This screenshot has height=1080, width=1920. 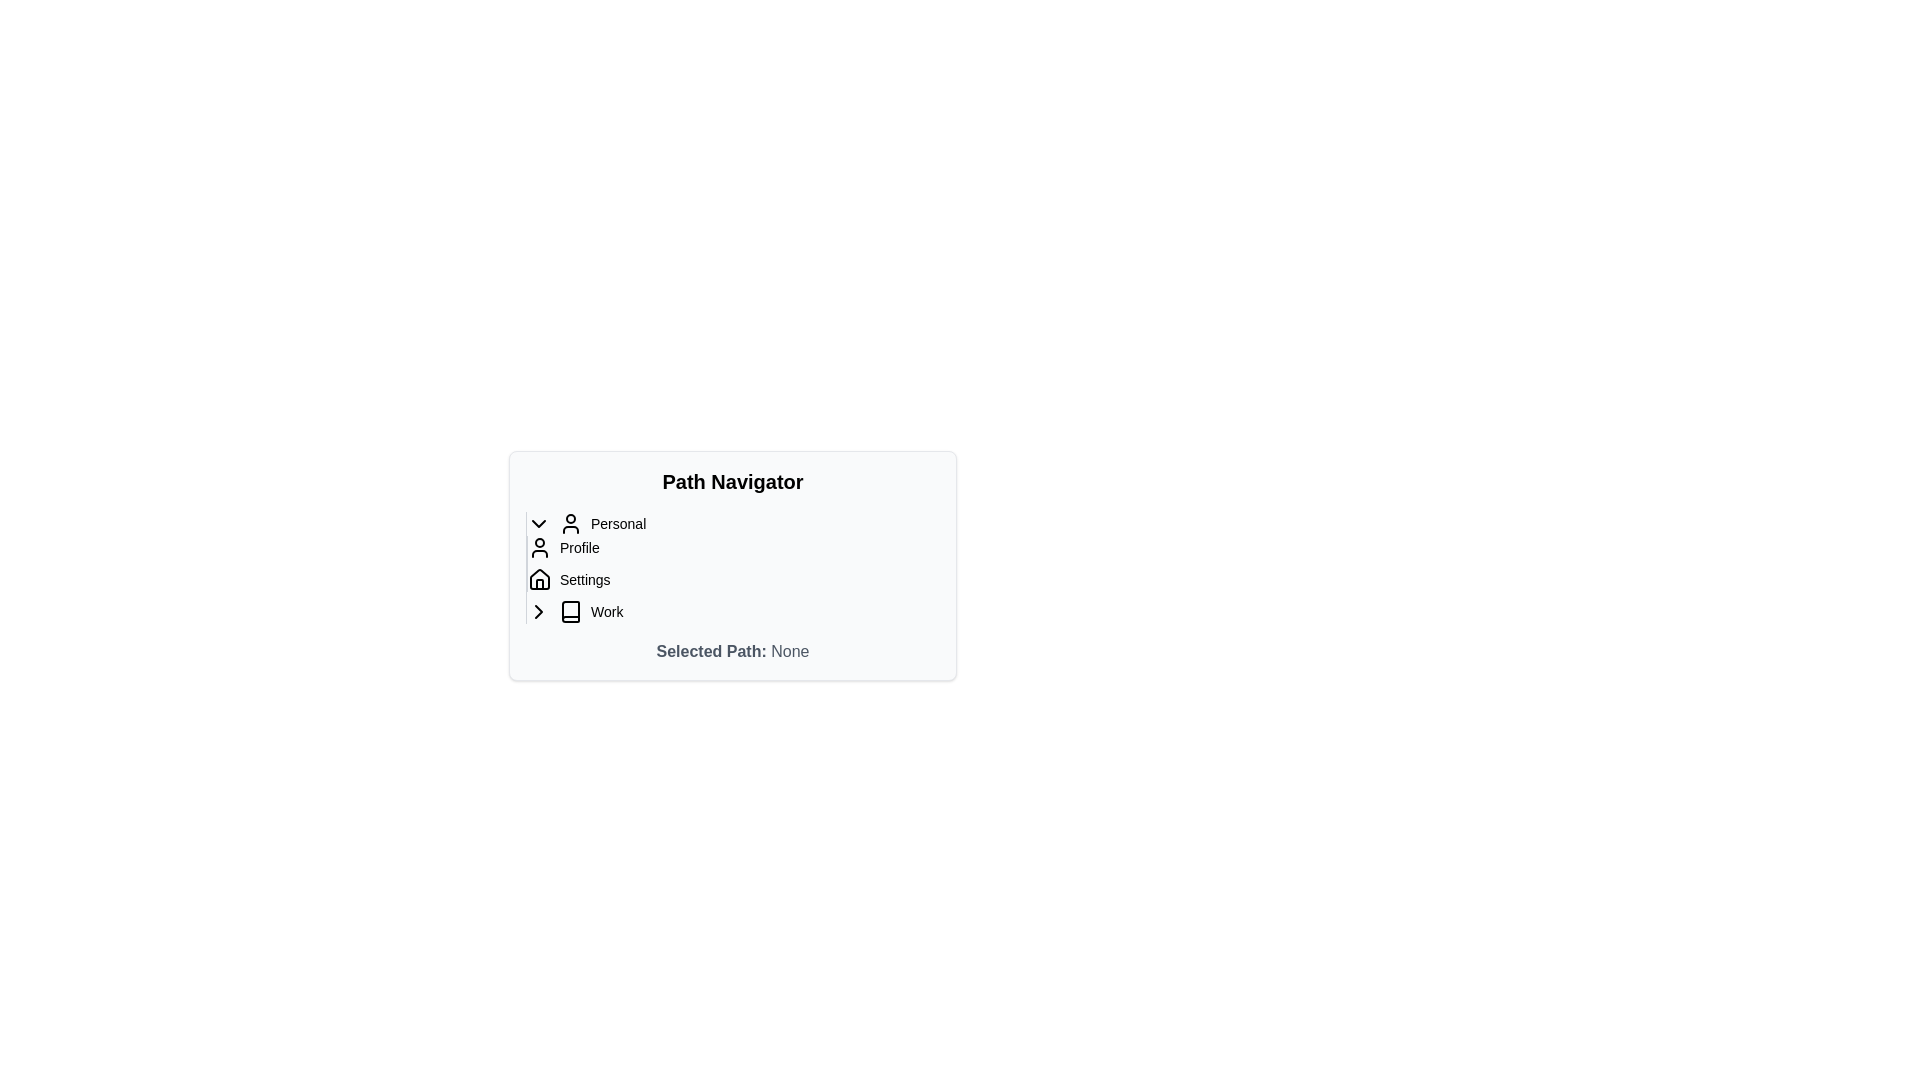 What do you see at coordinates (570, 523) in the screenshot?
I see `the 'Personal' icon` at bounding box center [570, 523].